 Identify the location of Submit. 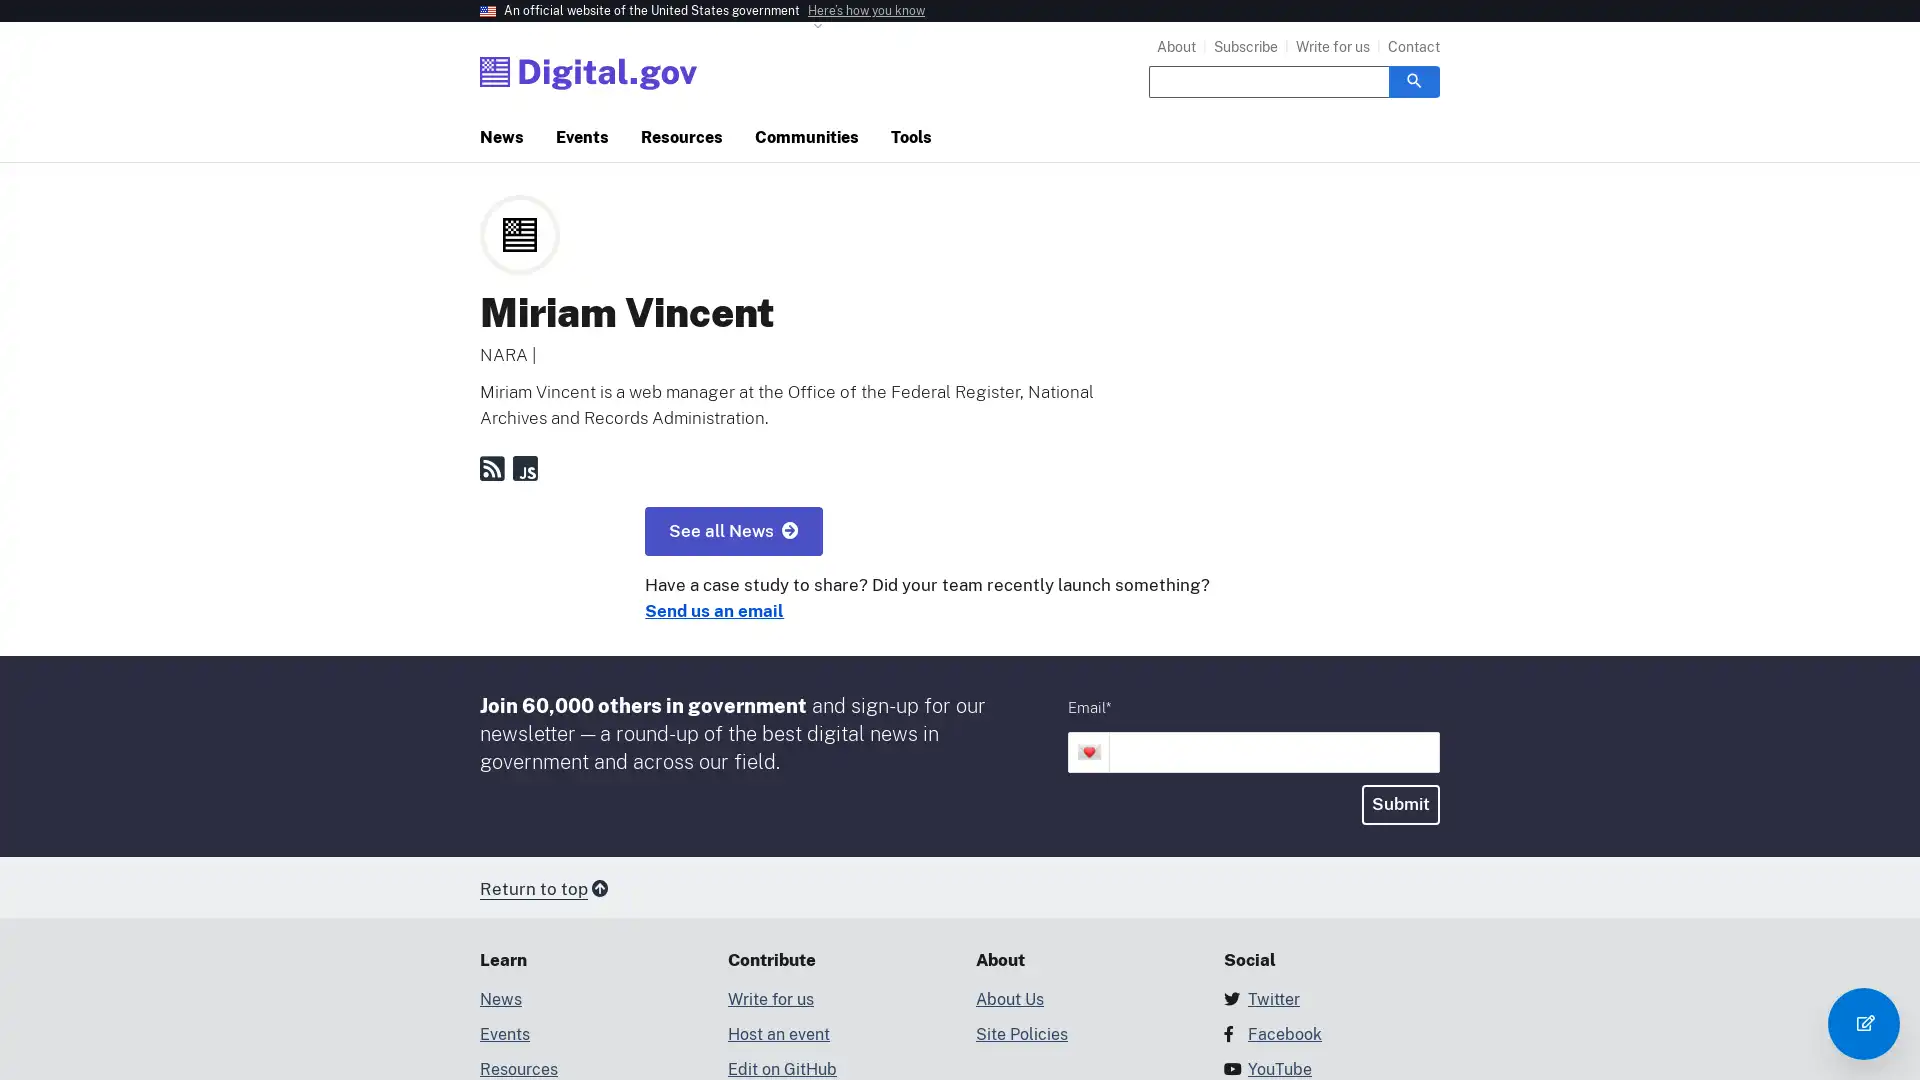
(1400, 803).